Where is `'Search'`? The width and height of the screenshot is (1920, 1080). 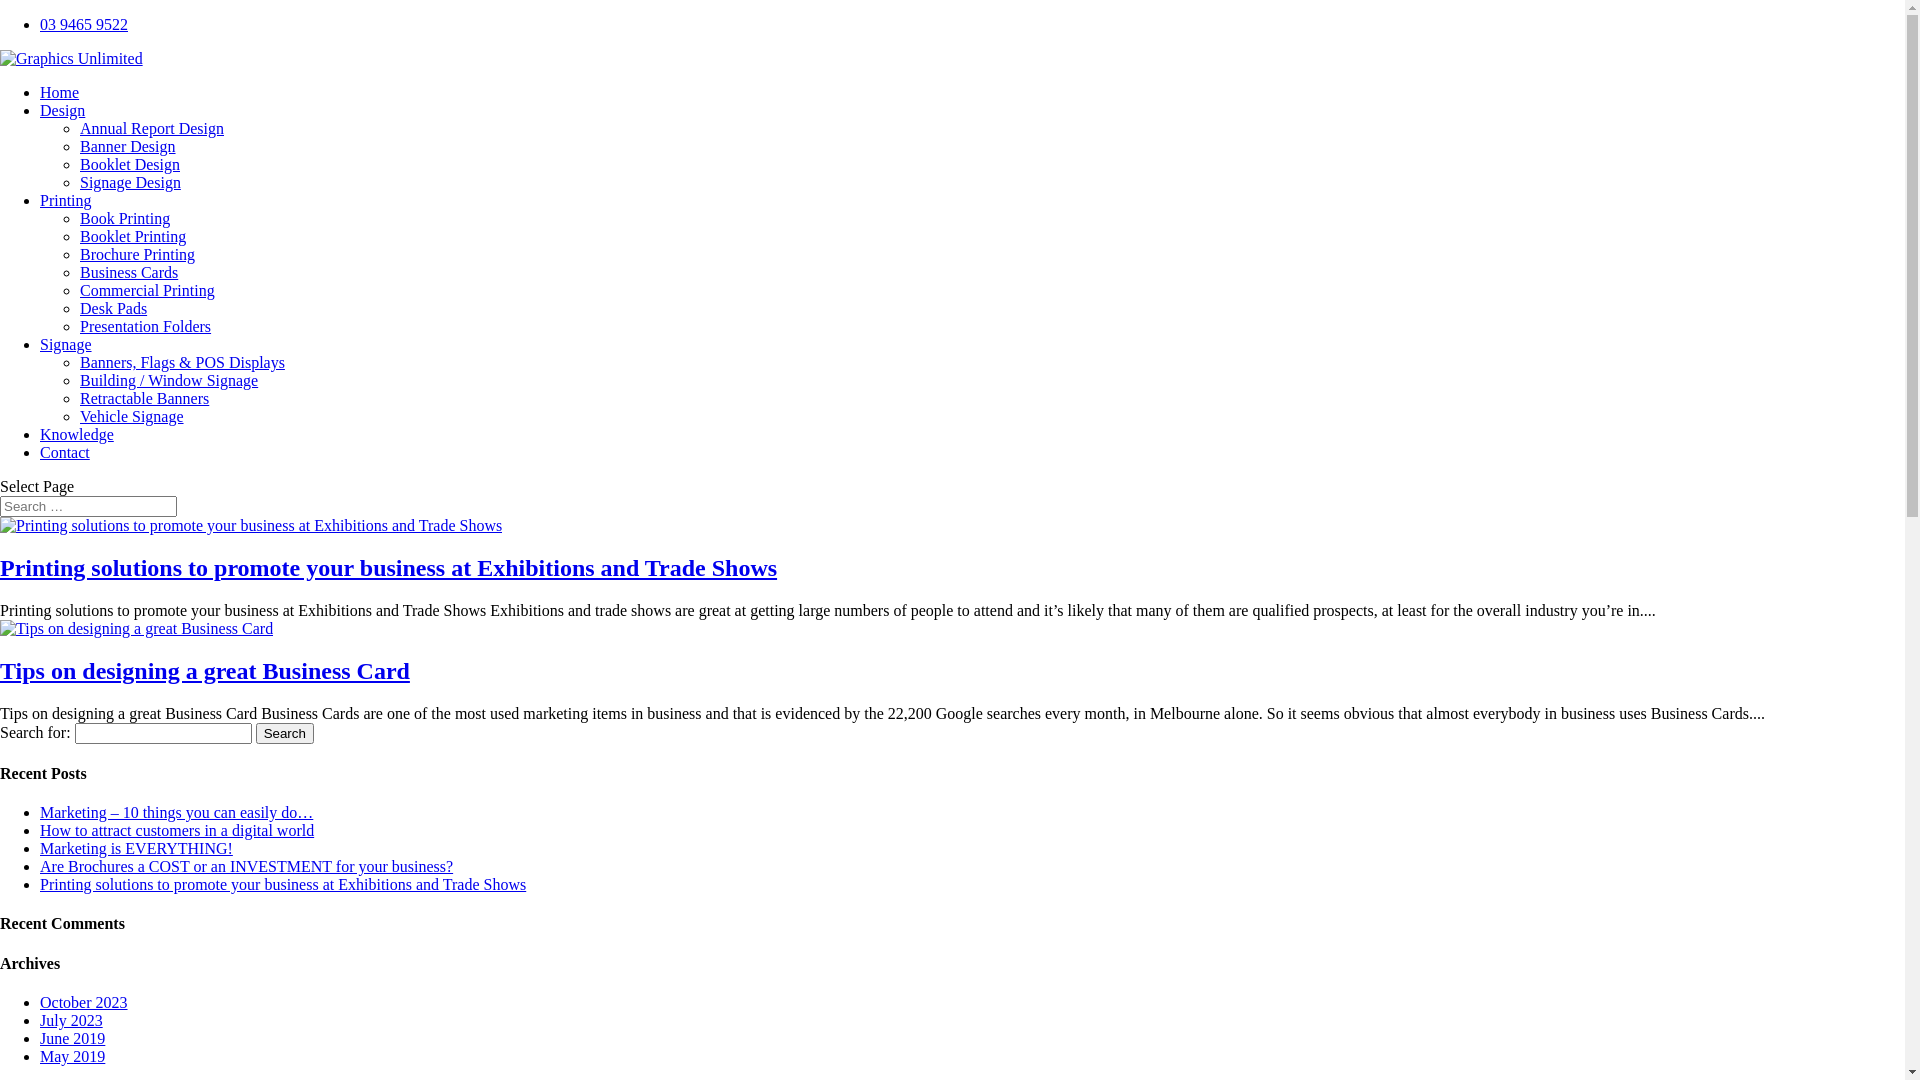 'Search' is located at coordinates (283, 733).